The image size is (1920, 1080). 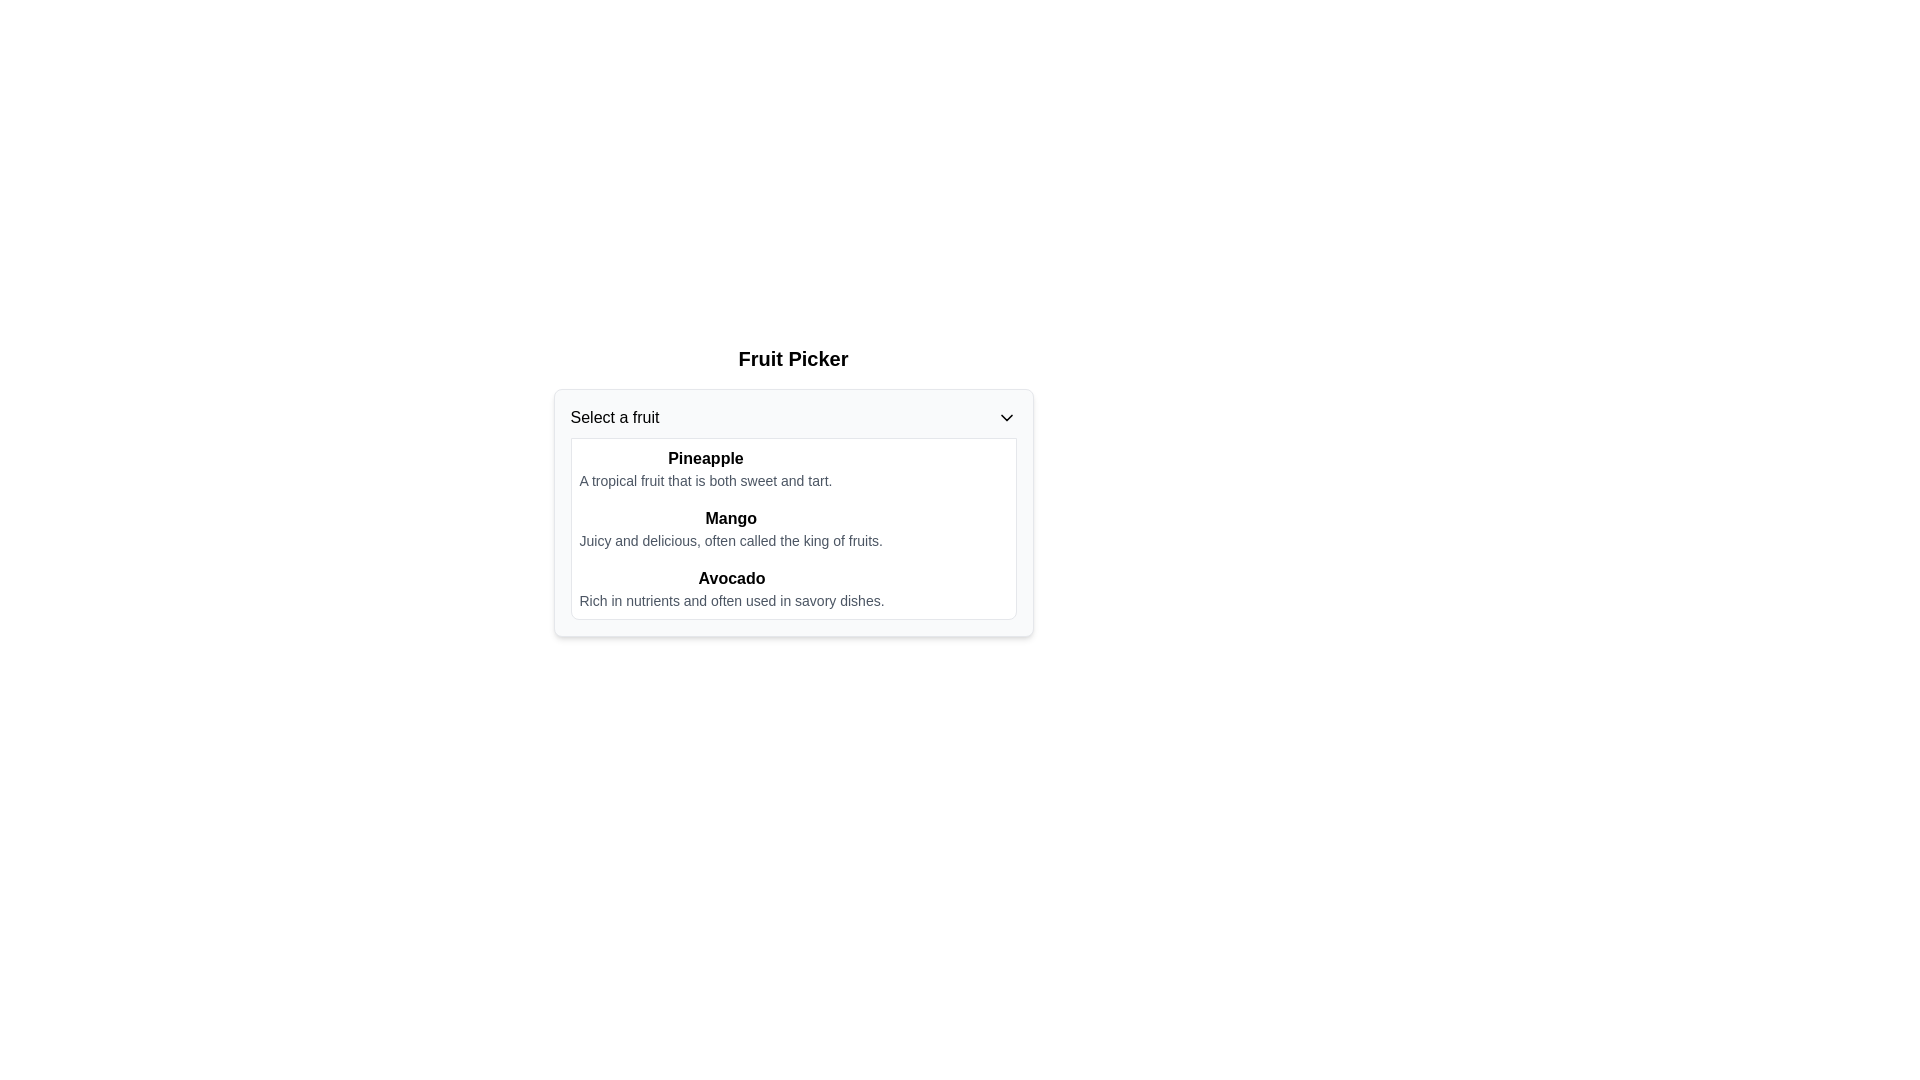 What do you see at coordinates (1006, 416) in the screenshot?
I see `the indicator icon located at the rightmost side of the 'Select a fruit' dropdown menu` at bounding box center [1006, 416].